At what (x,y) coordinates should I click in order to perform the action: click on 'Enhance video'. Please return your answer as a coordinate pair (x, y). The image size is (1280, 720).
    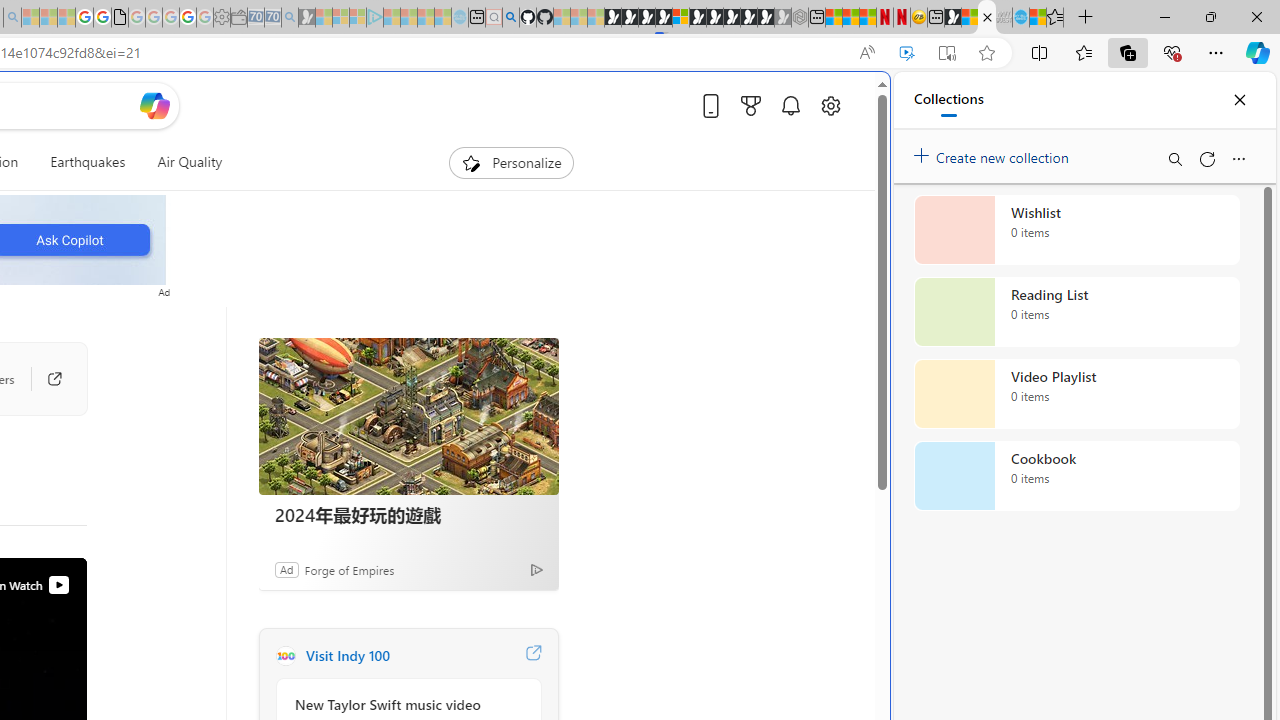
    Looking at the image, I should click on (905, 52).